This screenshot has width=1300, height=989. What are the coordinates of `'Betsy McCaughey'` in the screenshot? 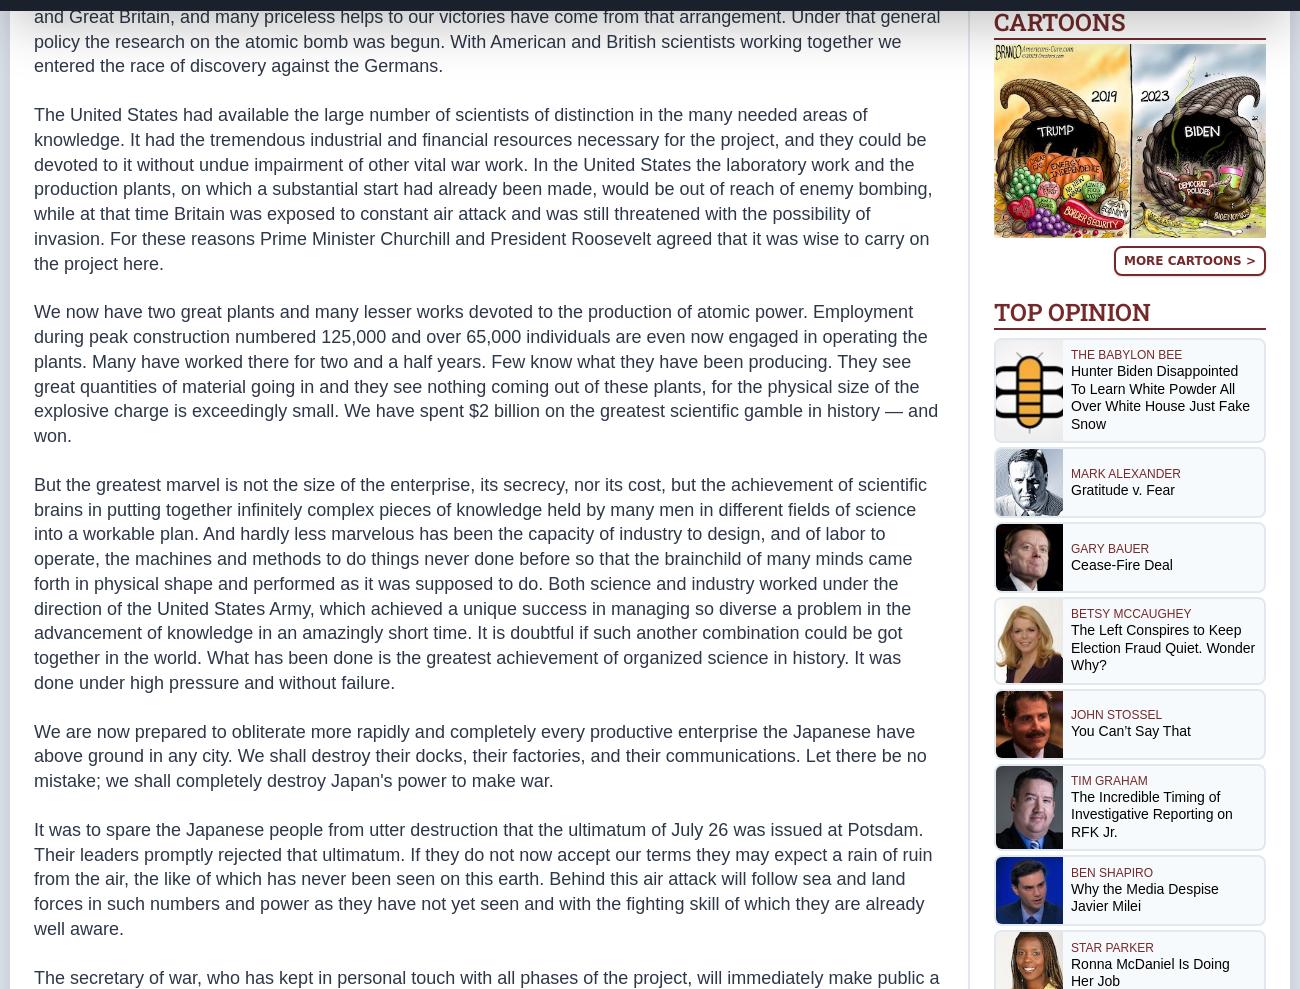 It's located at (1130, 613).